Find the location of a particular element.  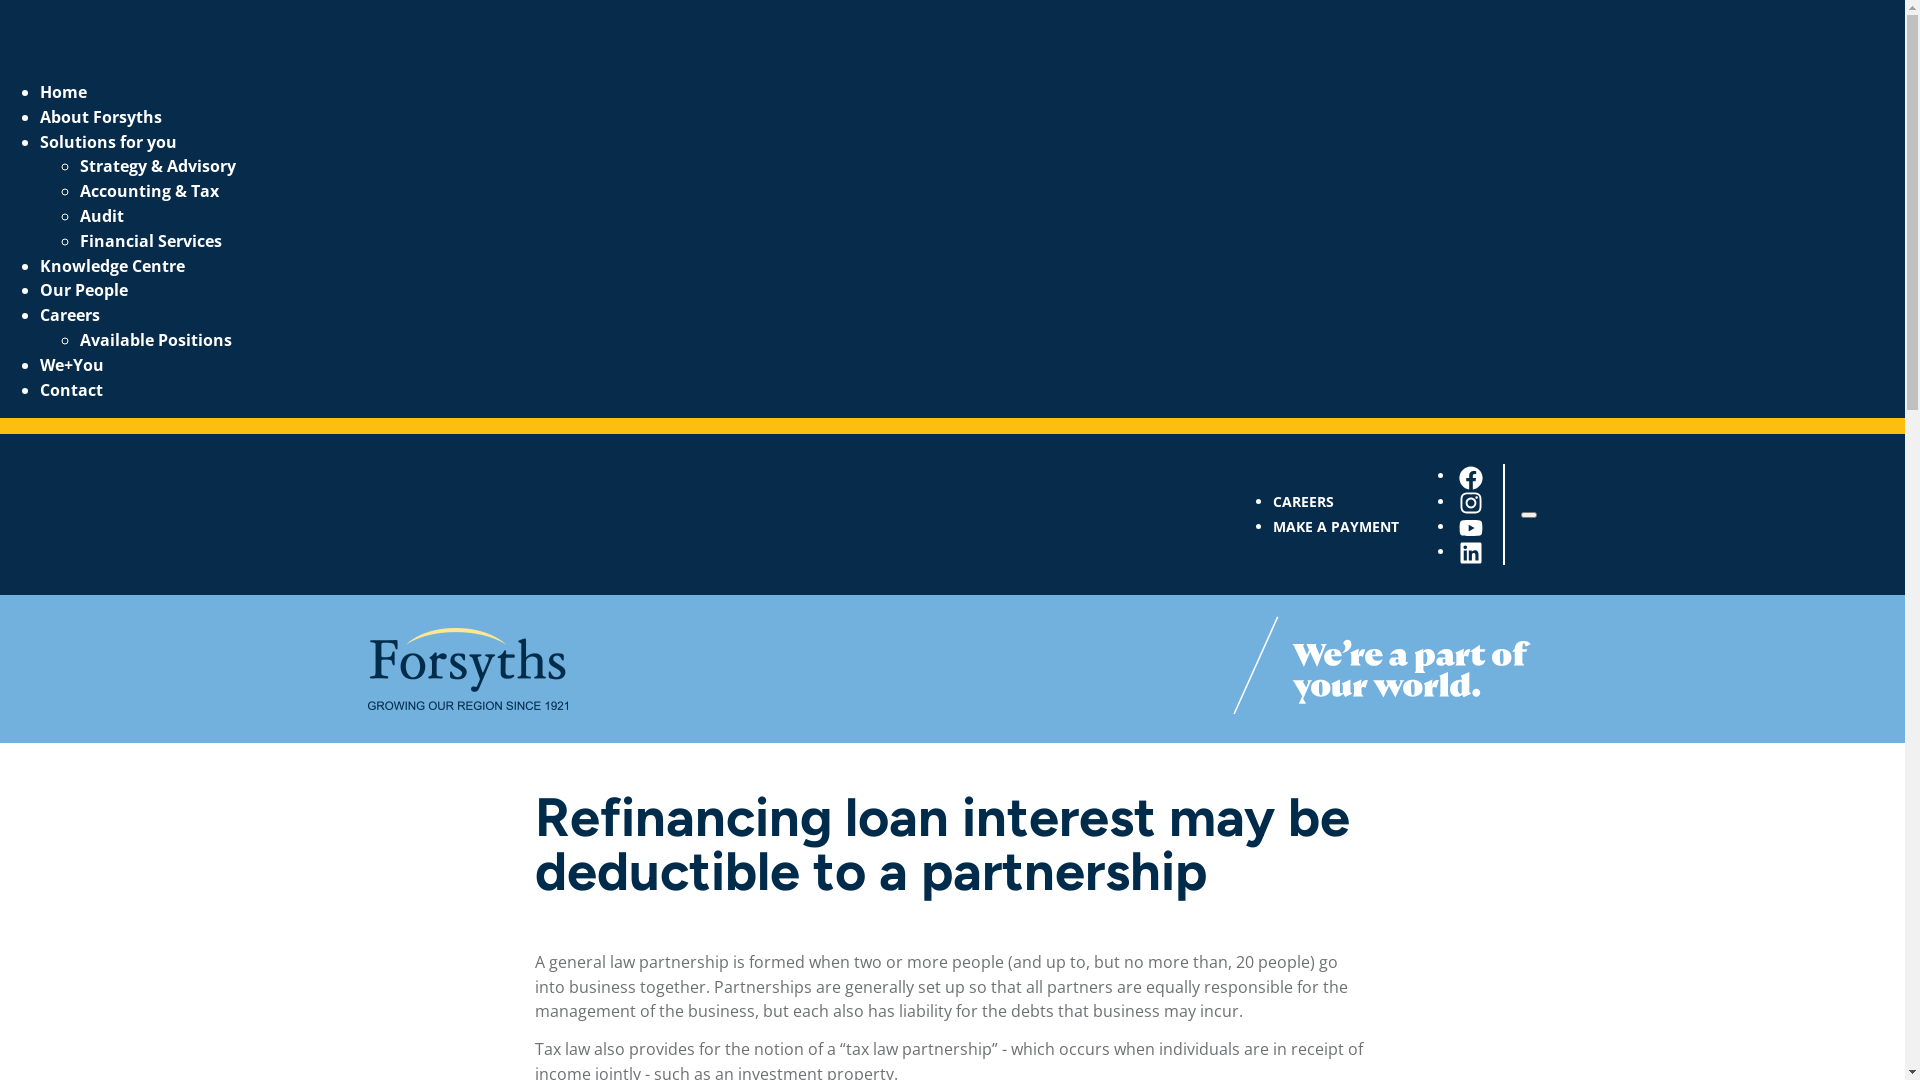

'Available Positions' is located at coordinates (155, 338).